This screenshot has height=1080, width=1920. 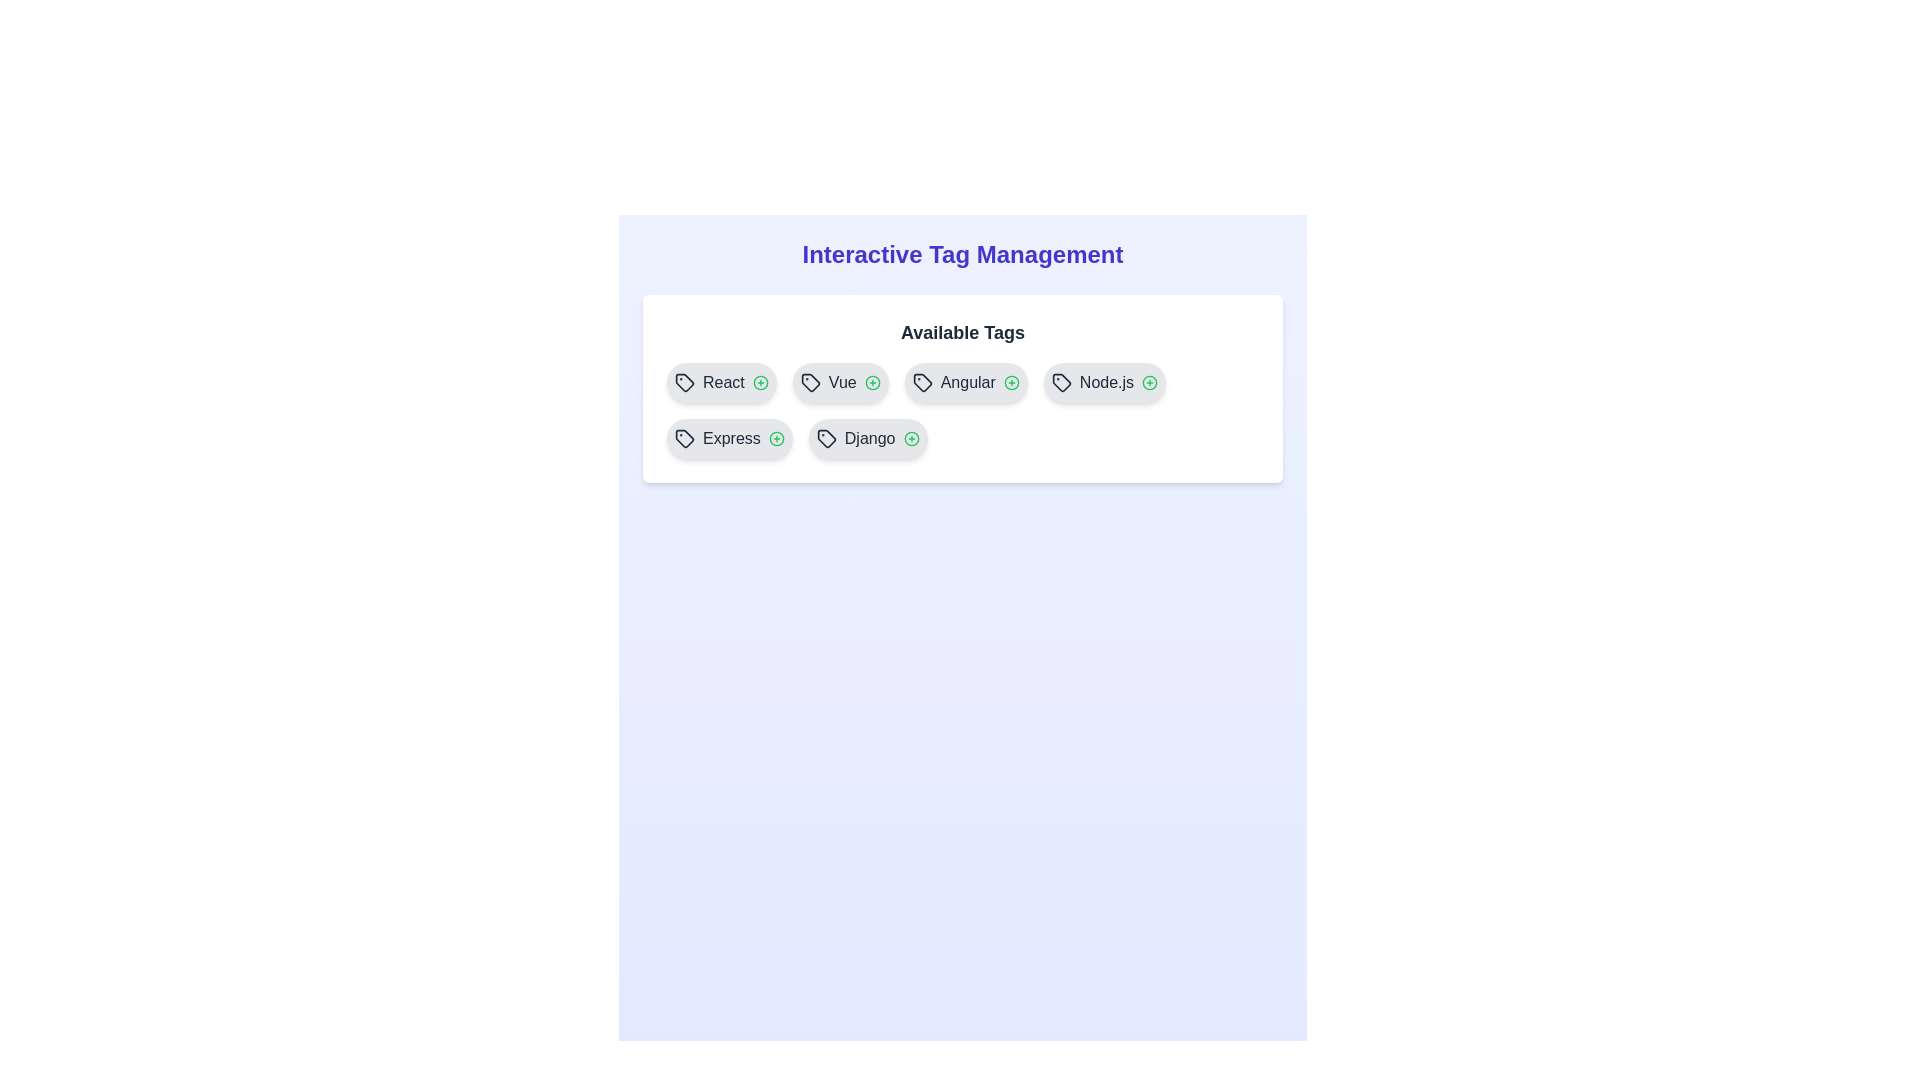 I want to click on the visual representation of the tag-shaped icon located immediately to the left of the 'Node.js' label in the 'Available Tags' section, so click(x=1060, y=382).